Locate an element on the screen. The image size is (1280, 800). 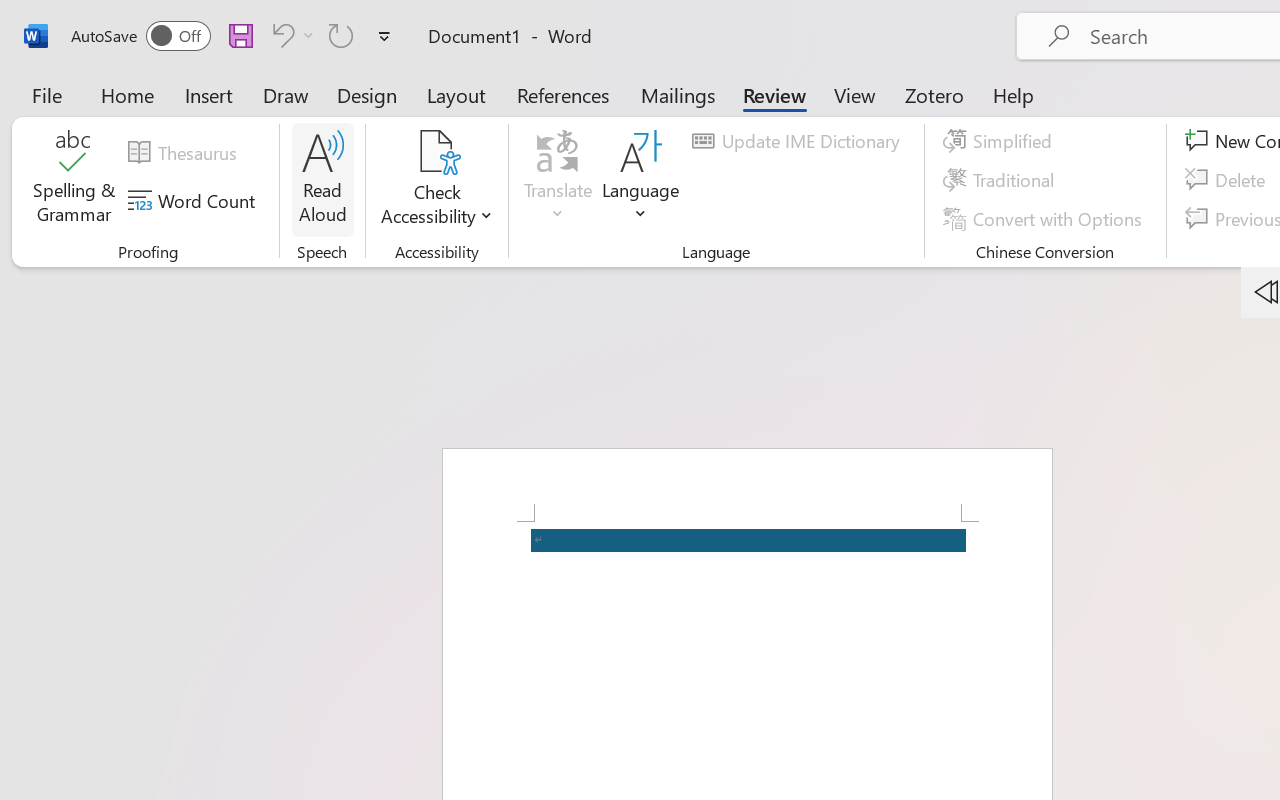
'Thesaurus...' is located at coordinates (185, 153).